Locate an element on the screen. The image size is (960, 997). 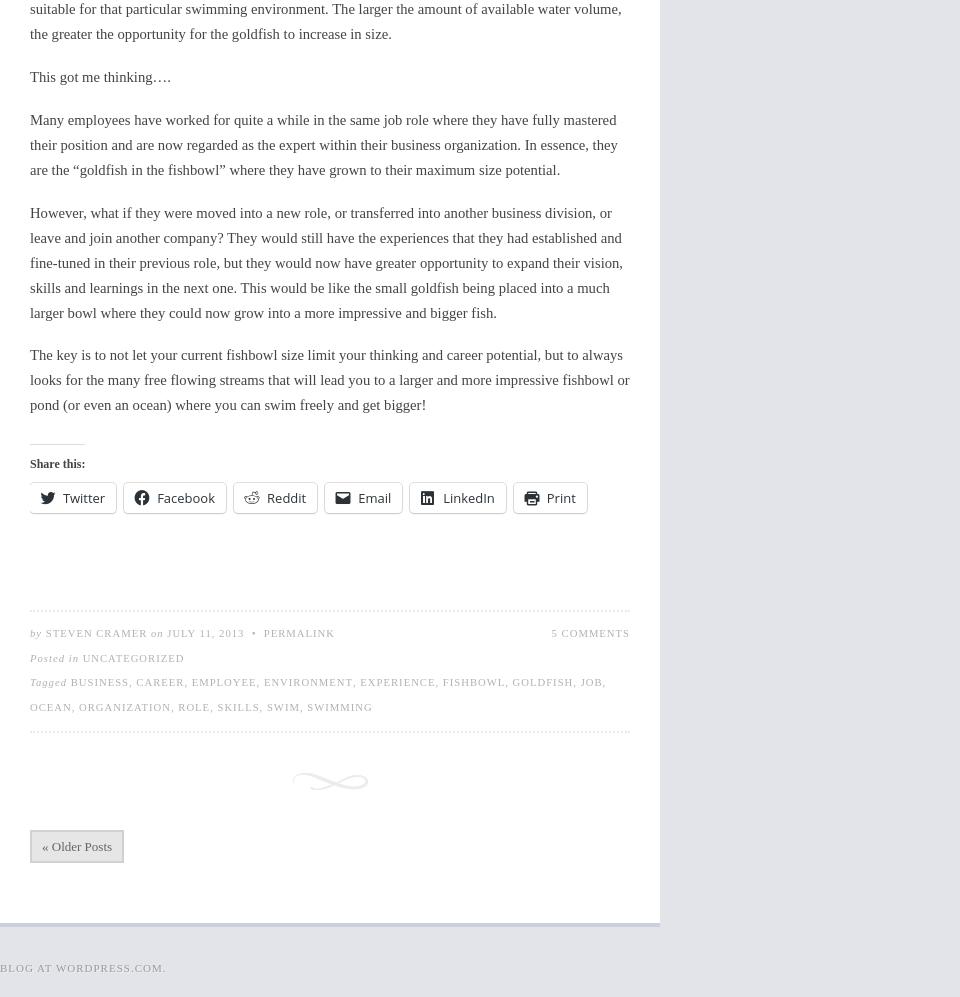
'skills' is located at coordinates (237, 706).